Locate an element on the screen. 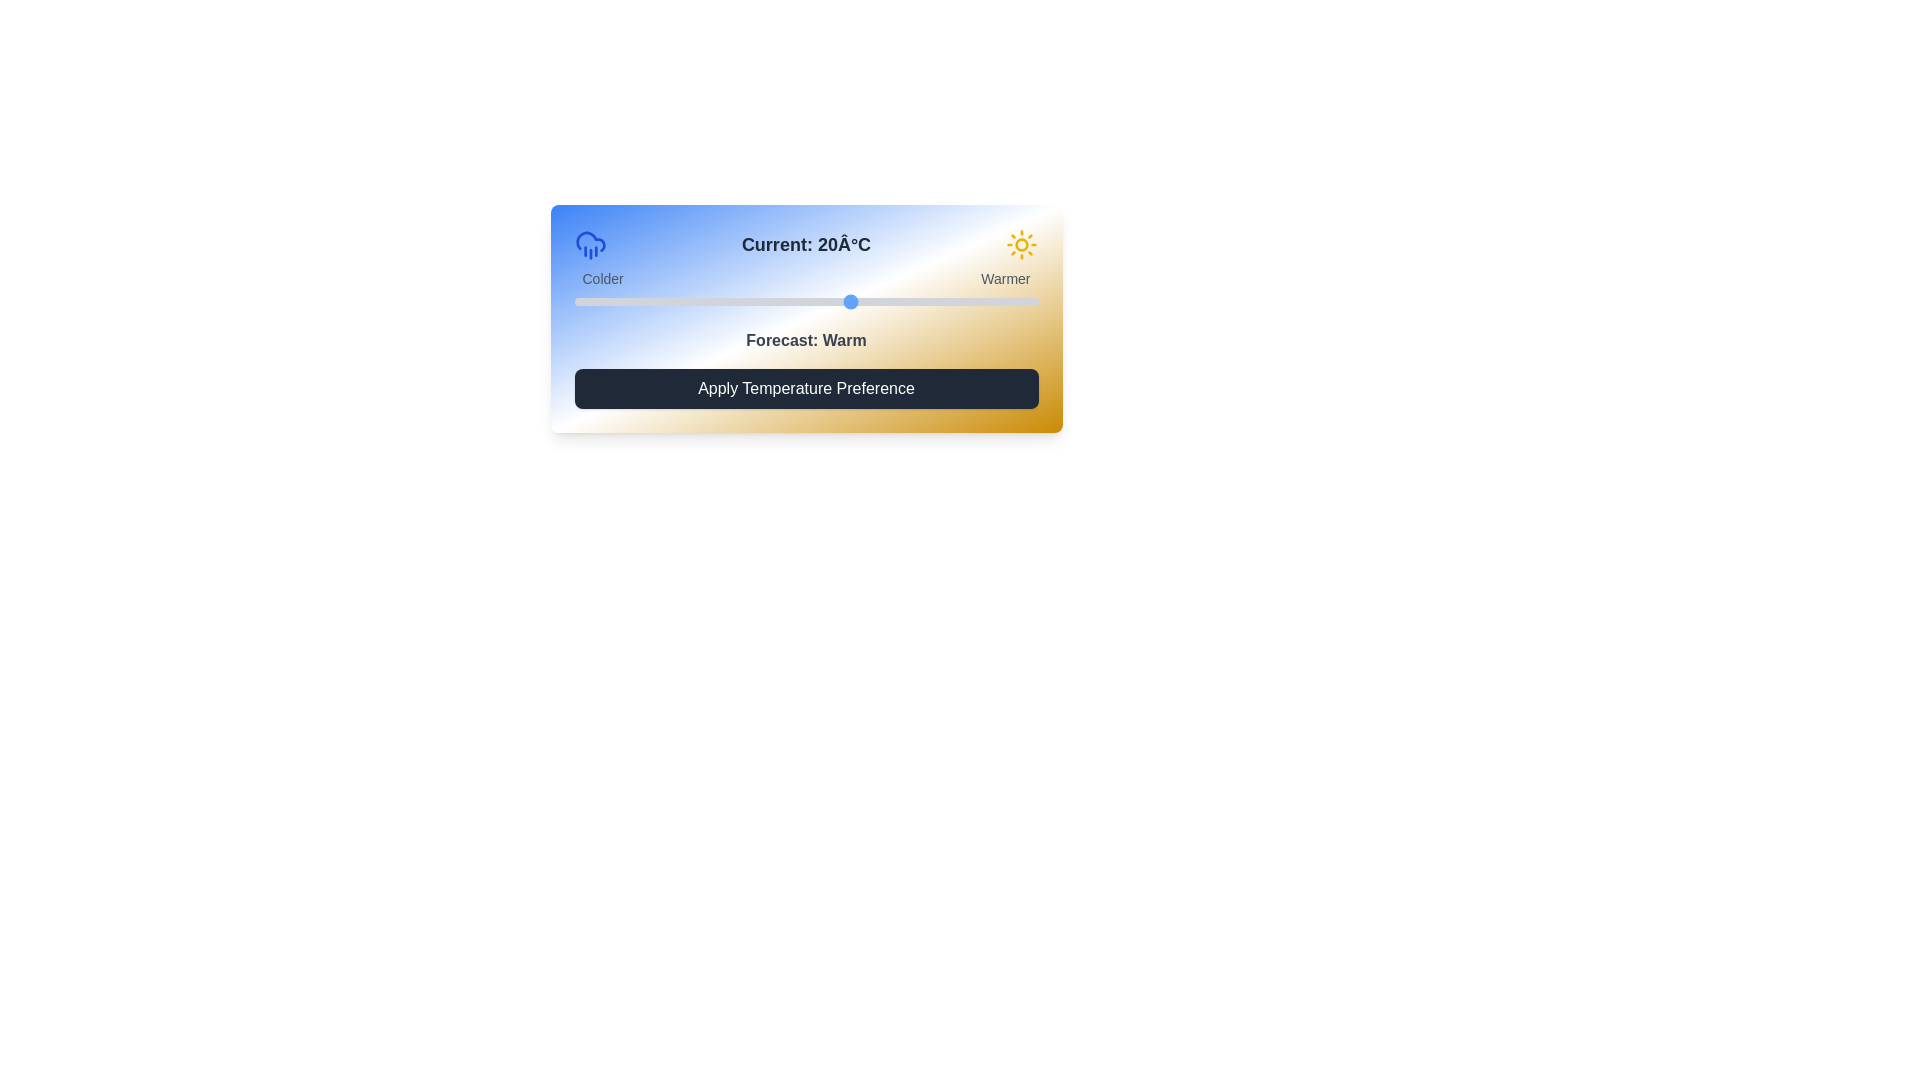  the temperature slider to 39 degrees is located at coordinates (1029, 301).